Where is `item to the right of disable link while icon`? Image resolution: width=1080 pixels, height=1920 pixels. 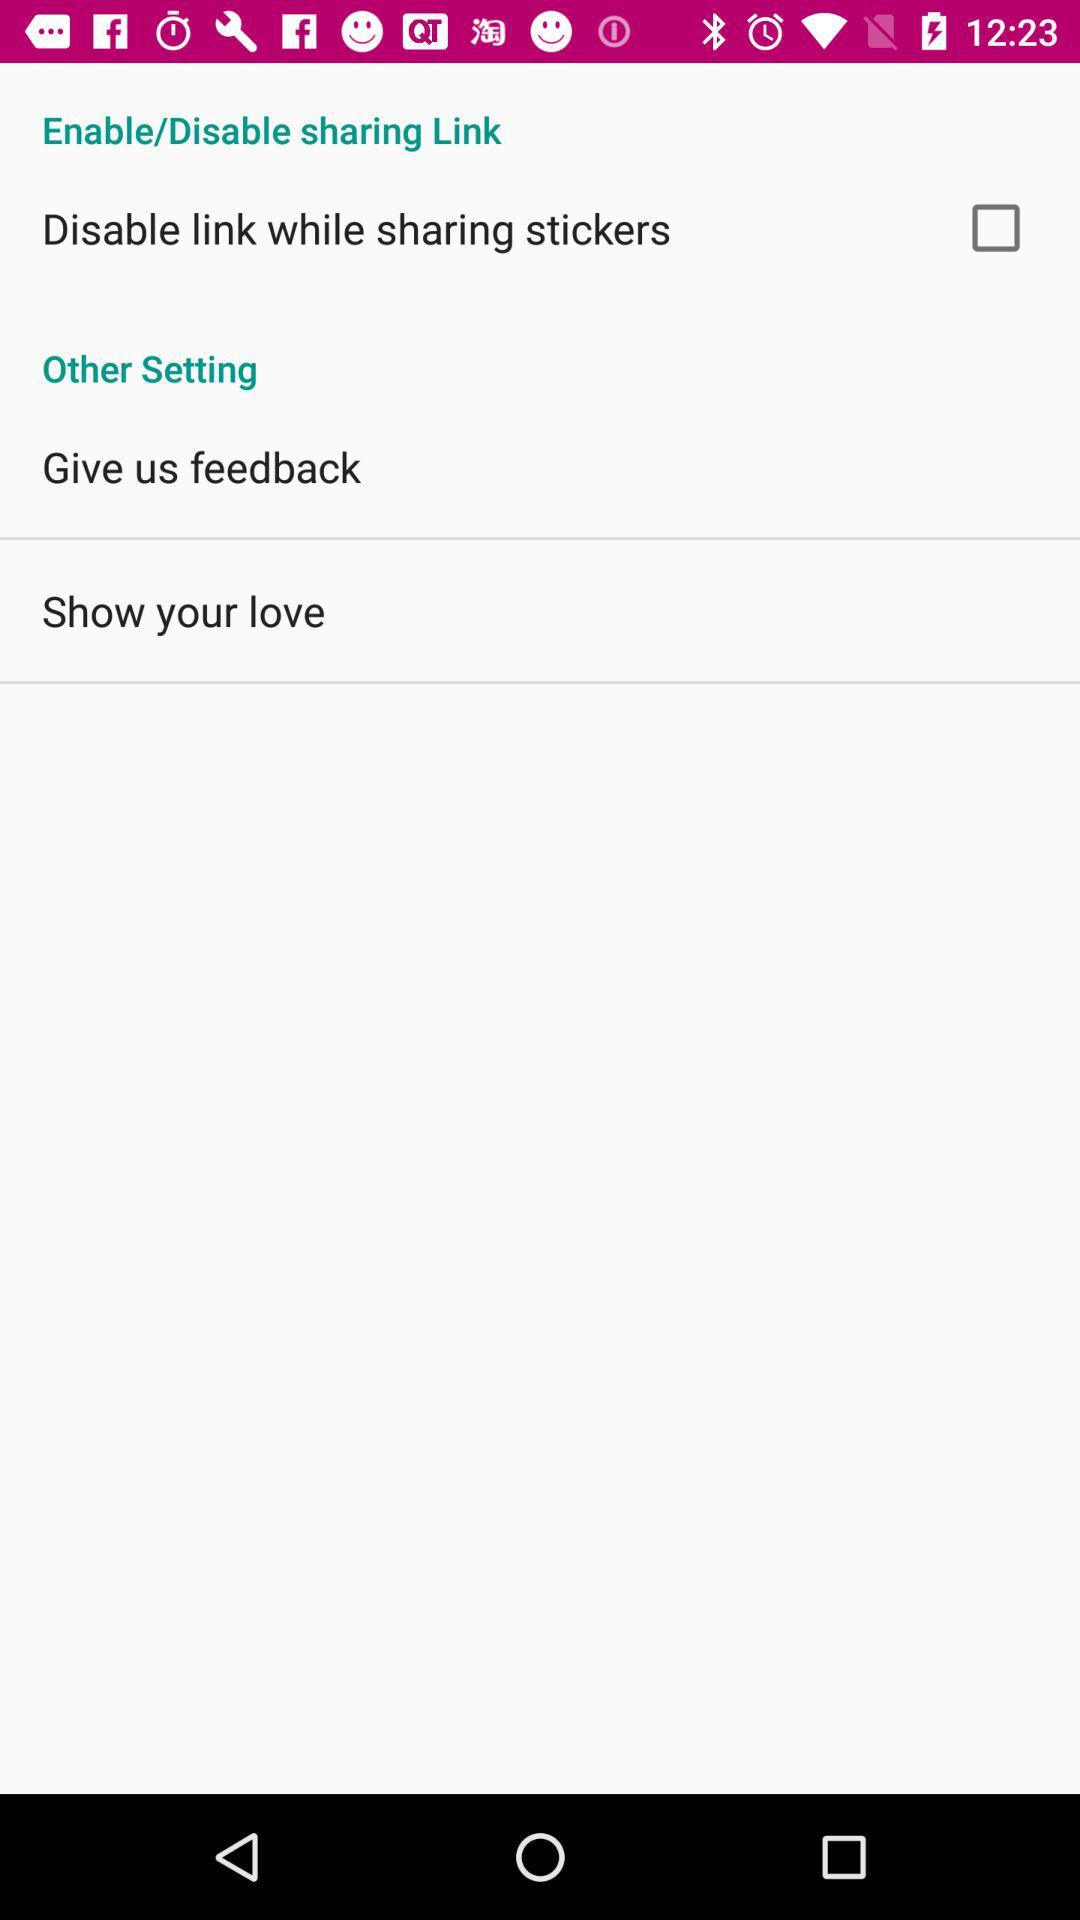
item to the right of disable link while icon is located at coordinates (995, 227).